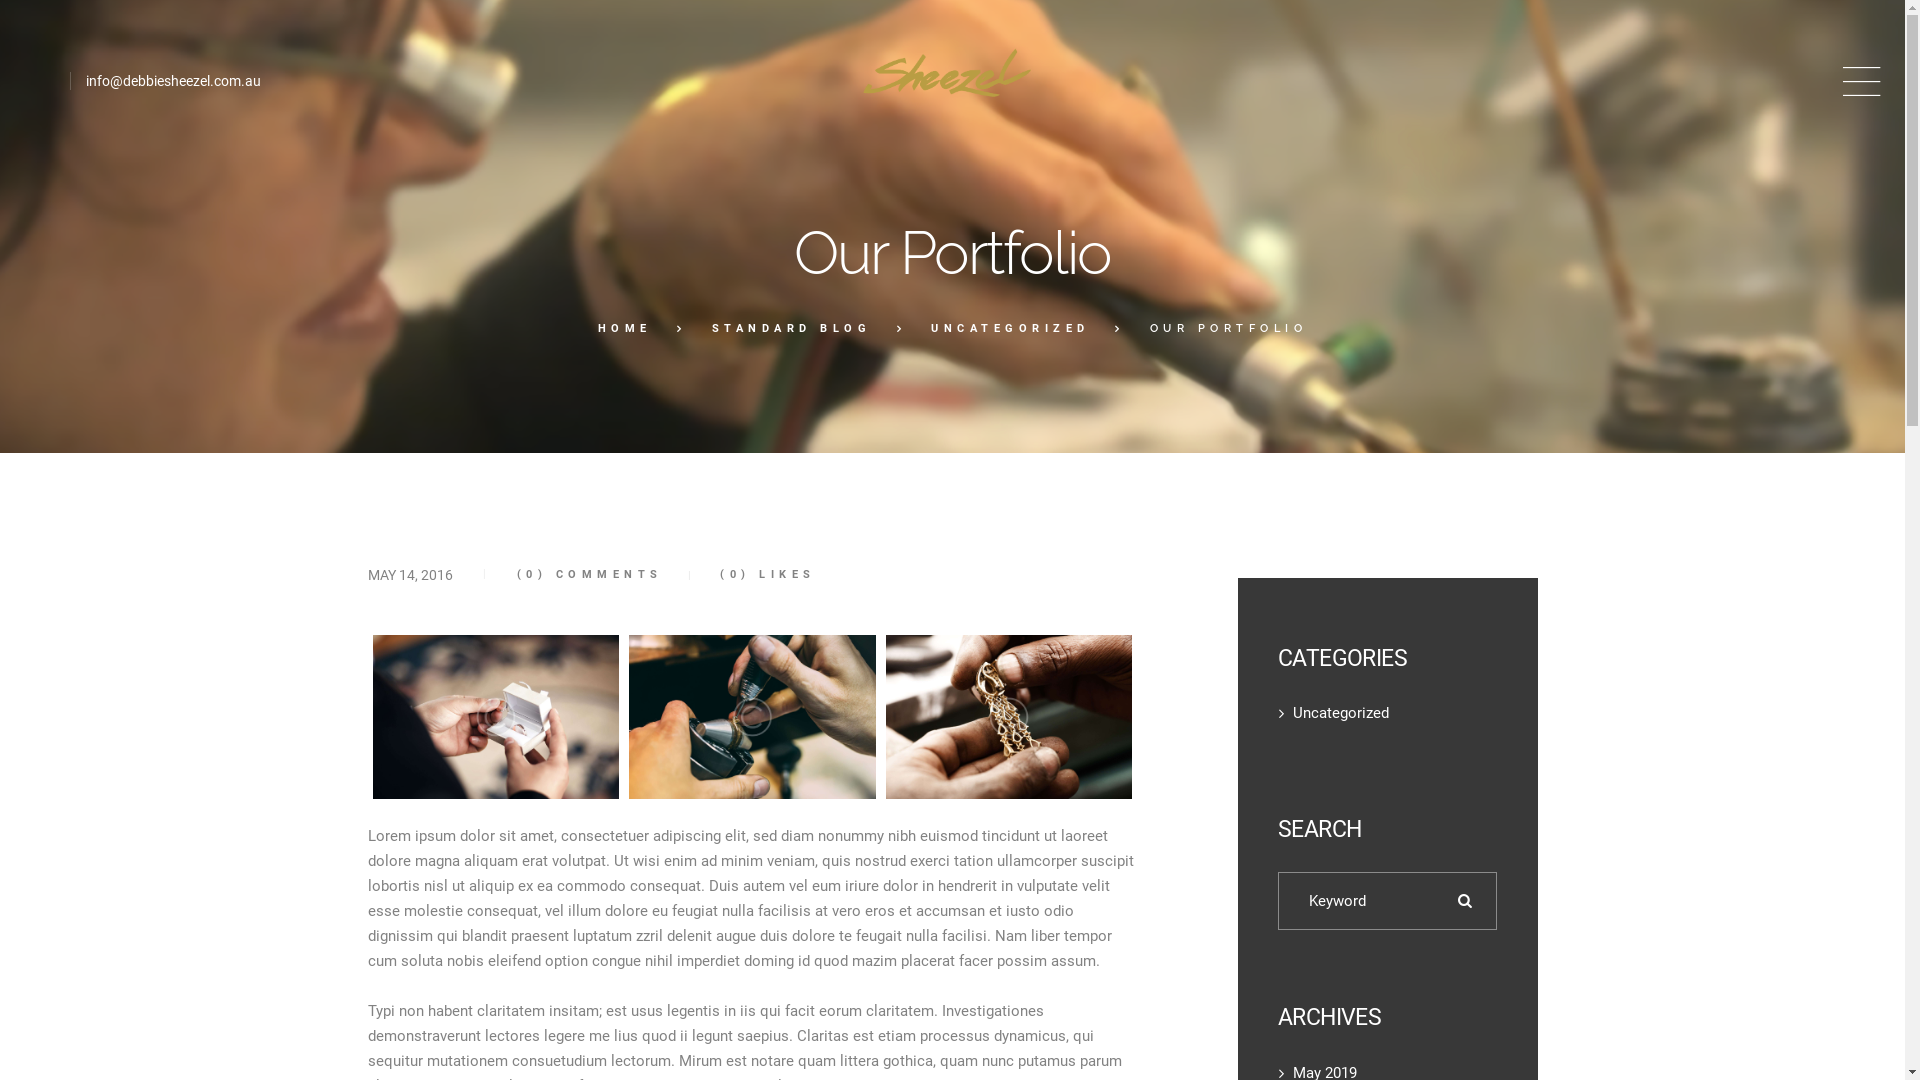 The height and width of the screenshot is (1080, 1920). Describe the element at coordinates (409, 574) in the screenshot. I see `'MAY 14, 2016'` at that location.